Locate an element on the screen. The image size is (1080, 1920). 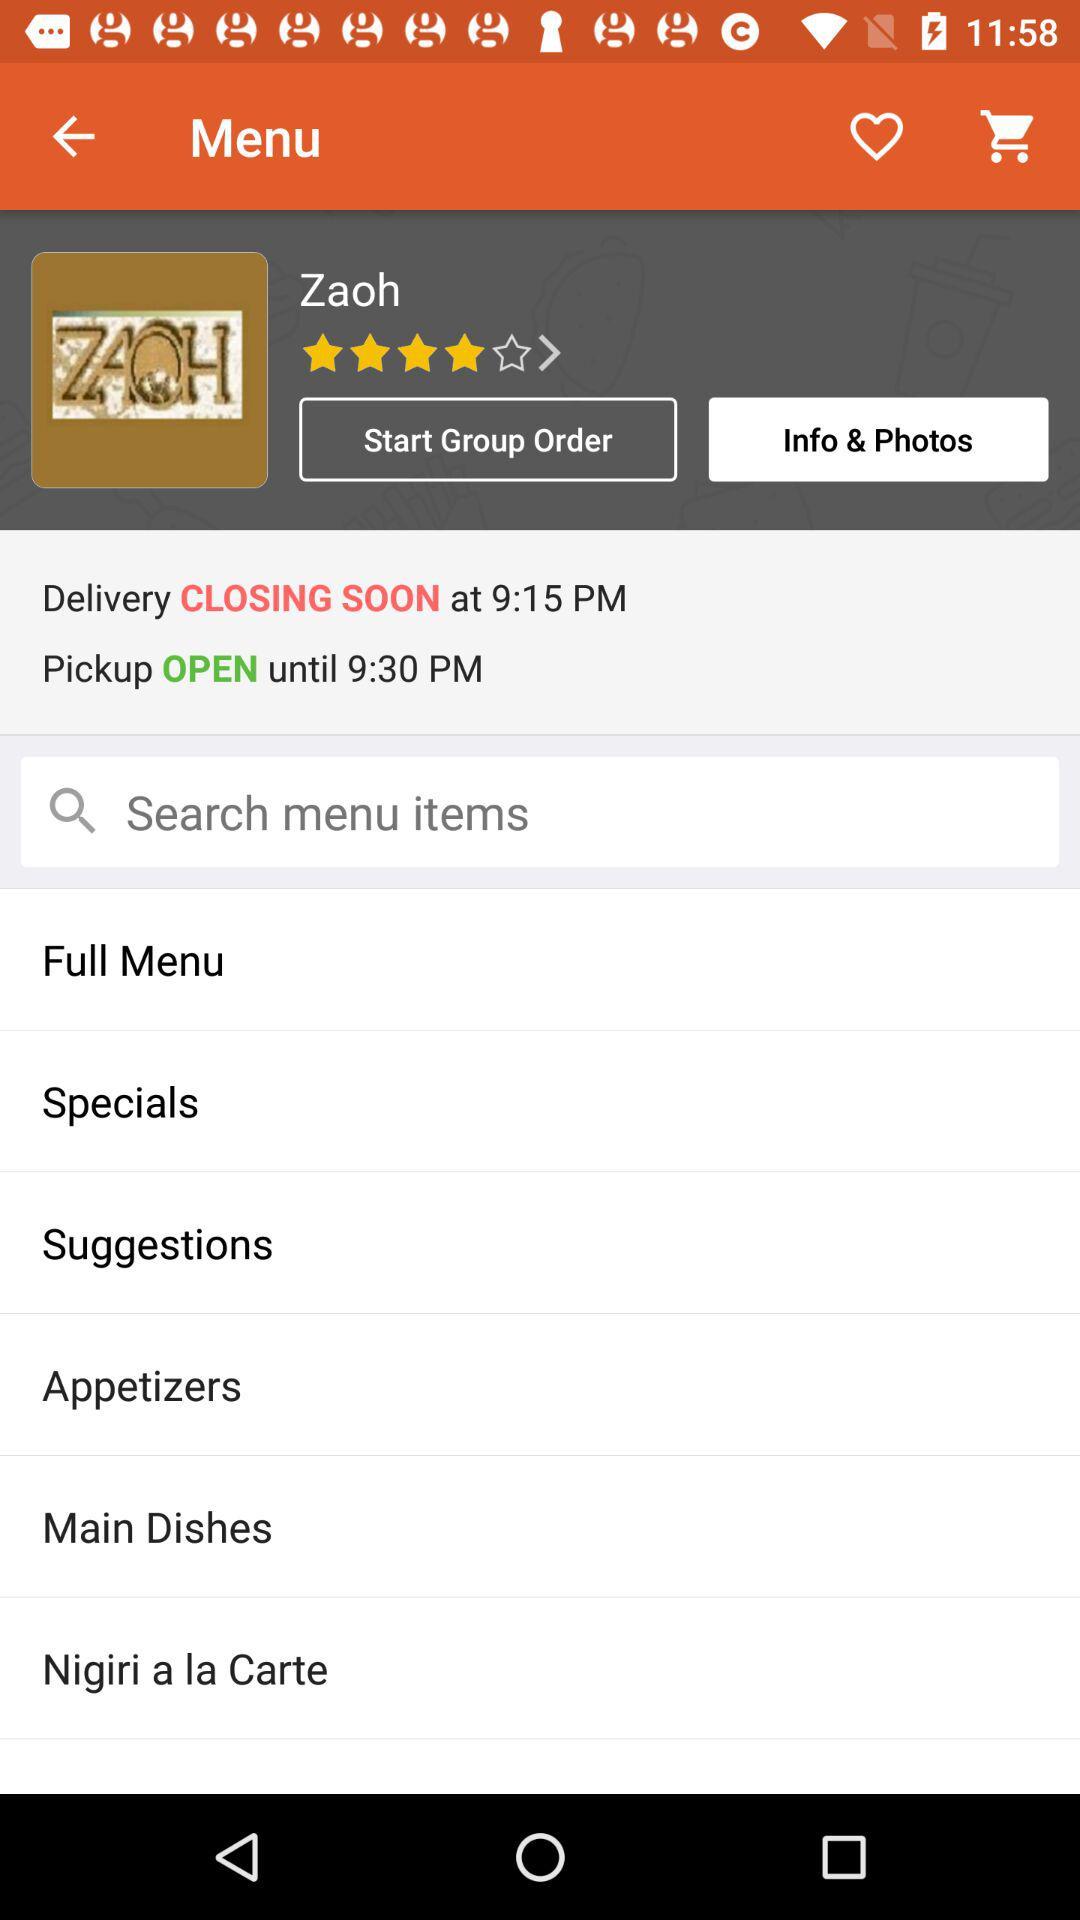
the specials item is located at coordinates (540, 1099).